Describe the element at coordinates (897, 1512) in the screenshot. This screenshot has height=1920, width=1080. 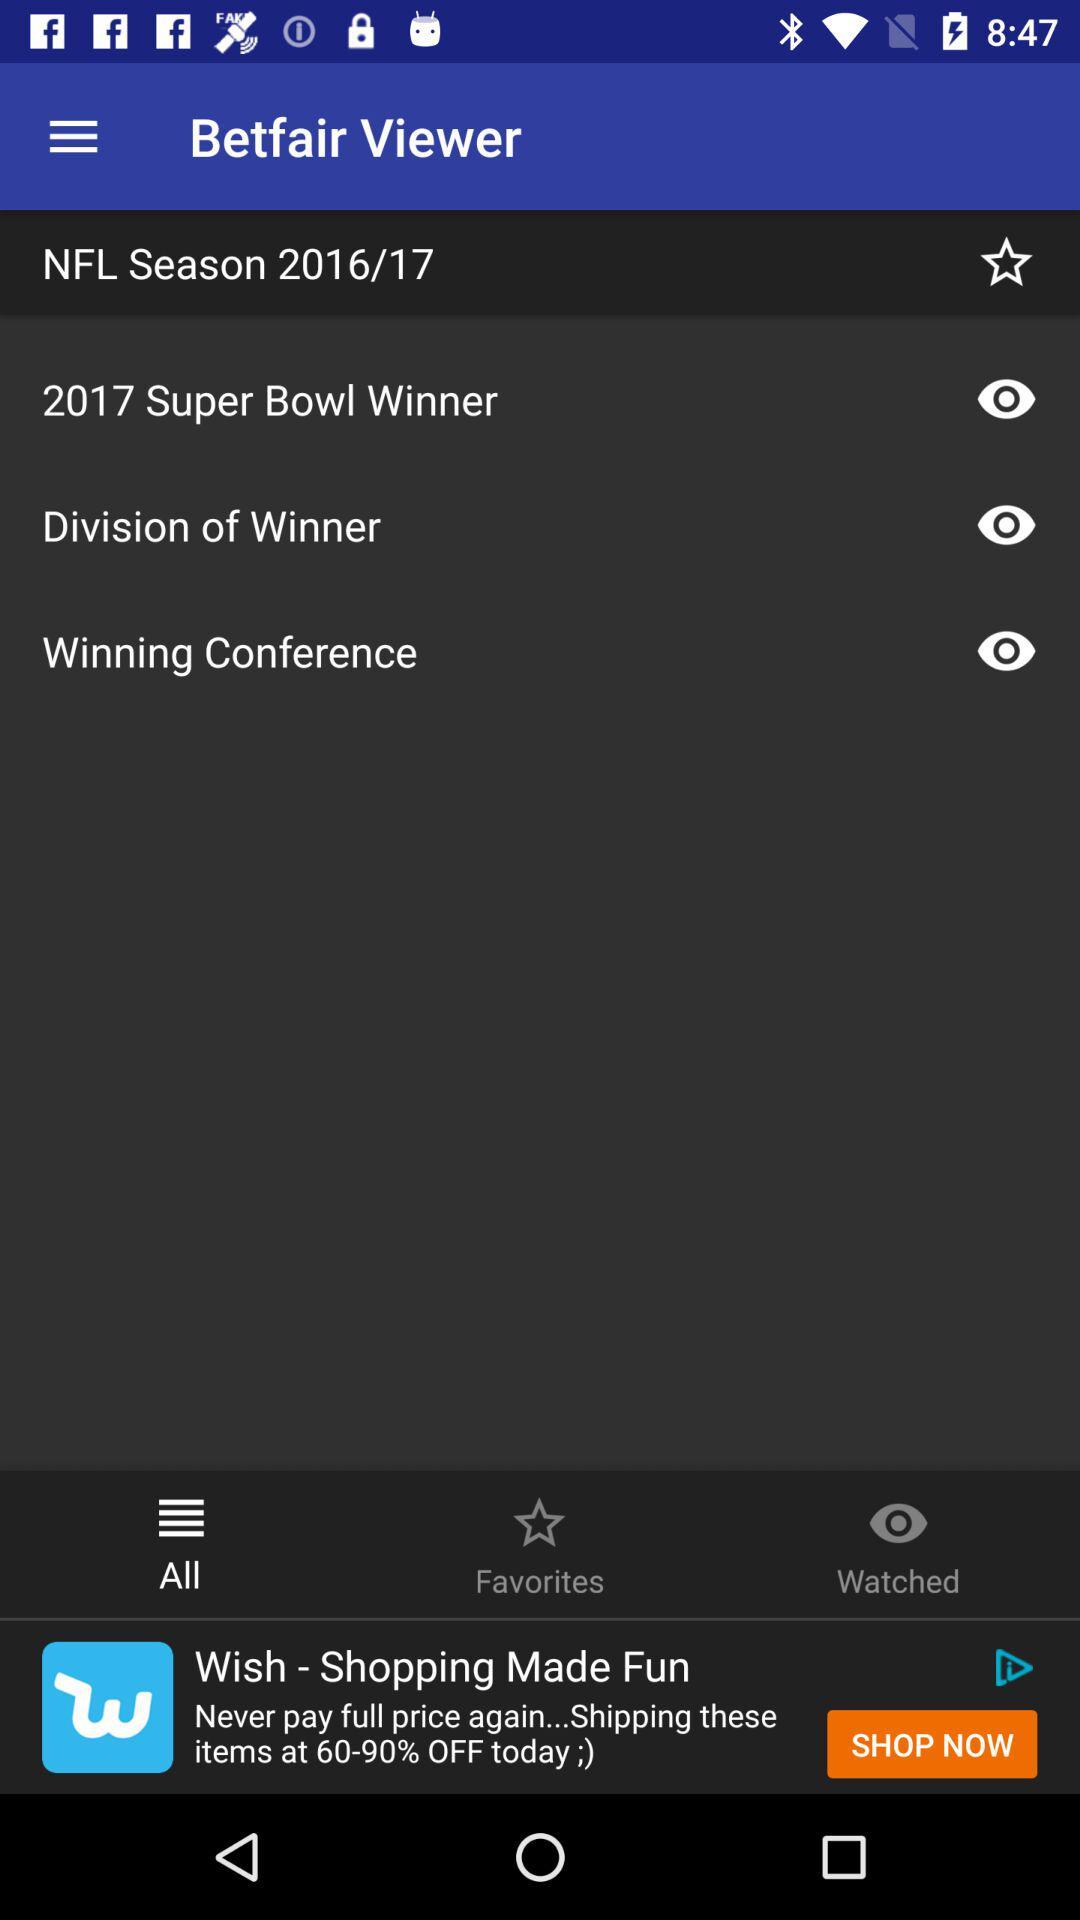
I see `seen icon above watched` at that location.